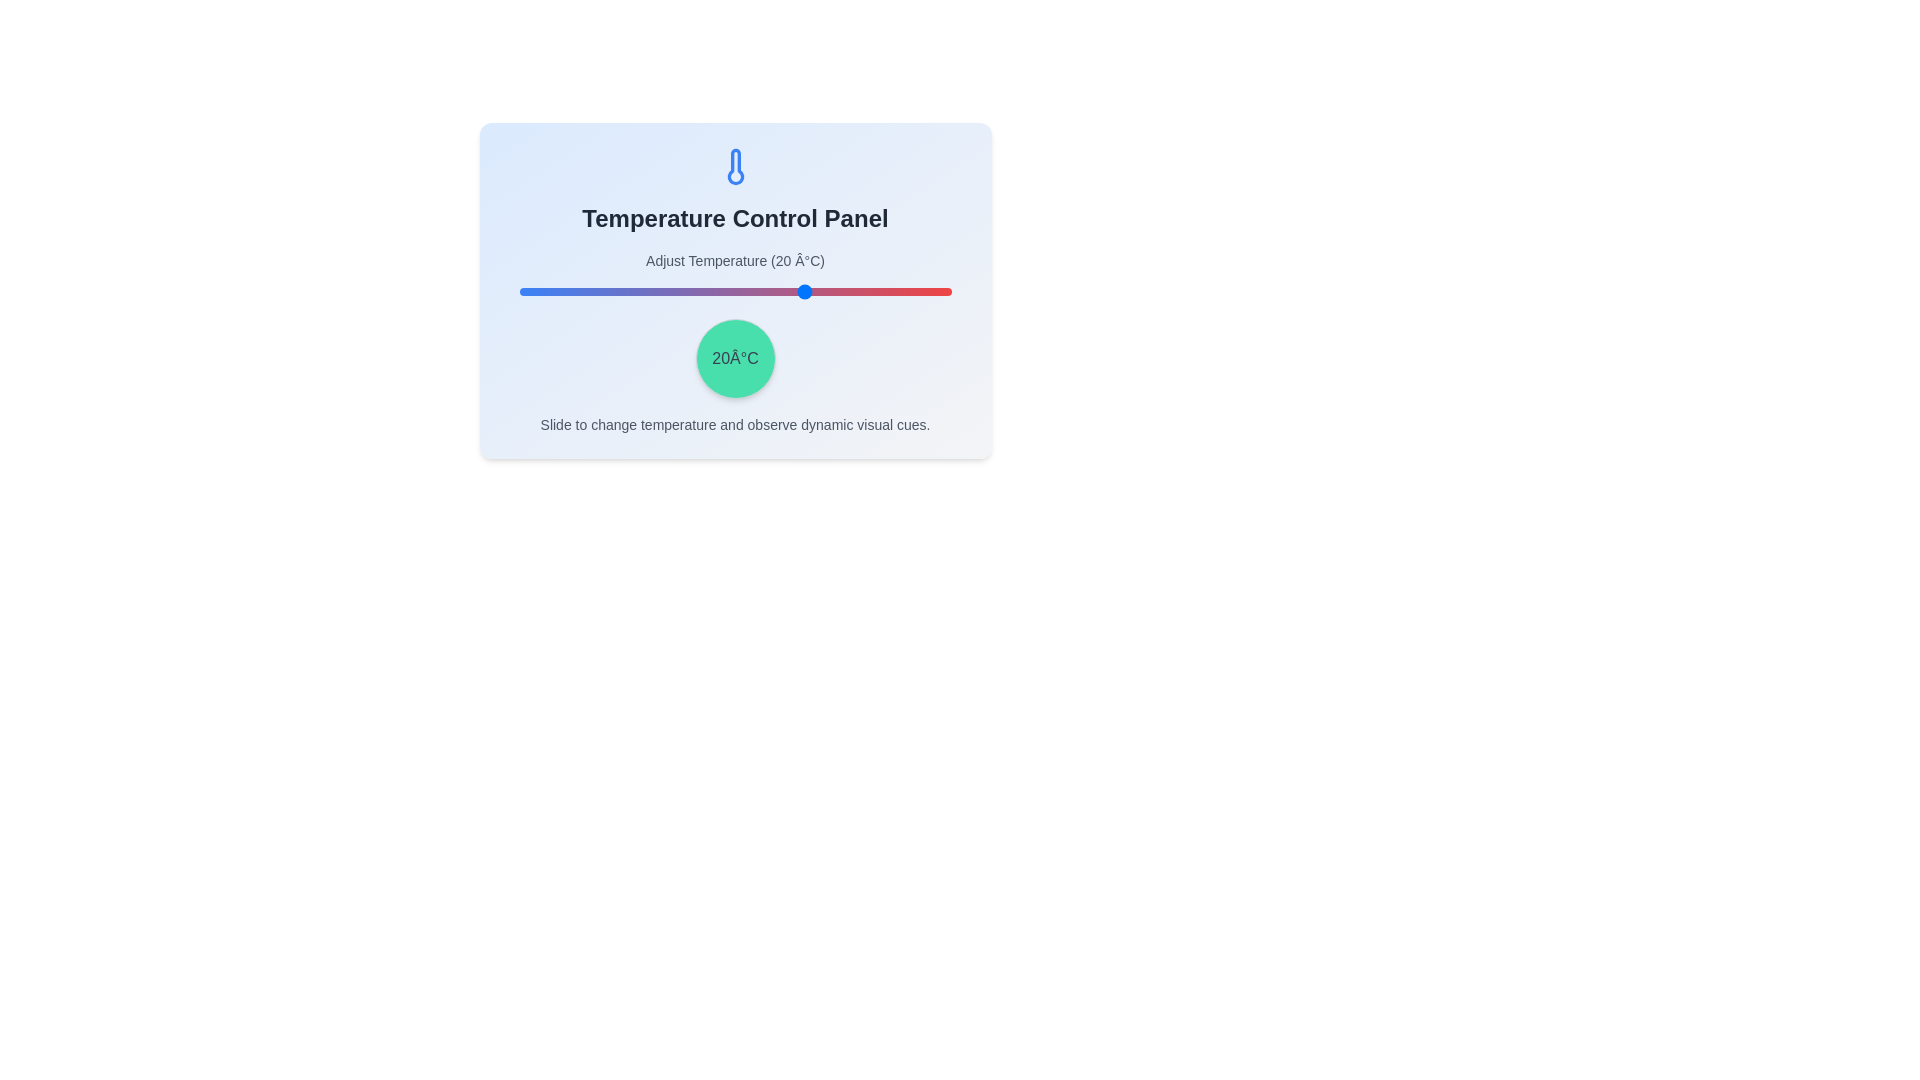  What do you see at coordinates (831, 292) in the screenshot?
I see `the temperature slider to 25°C` at bounding box center [831, 292].